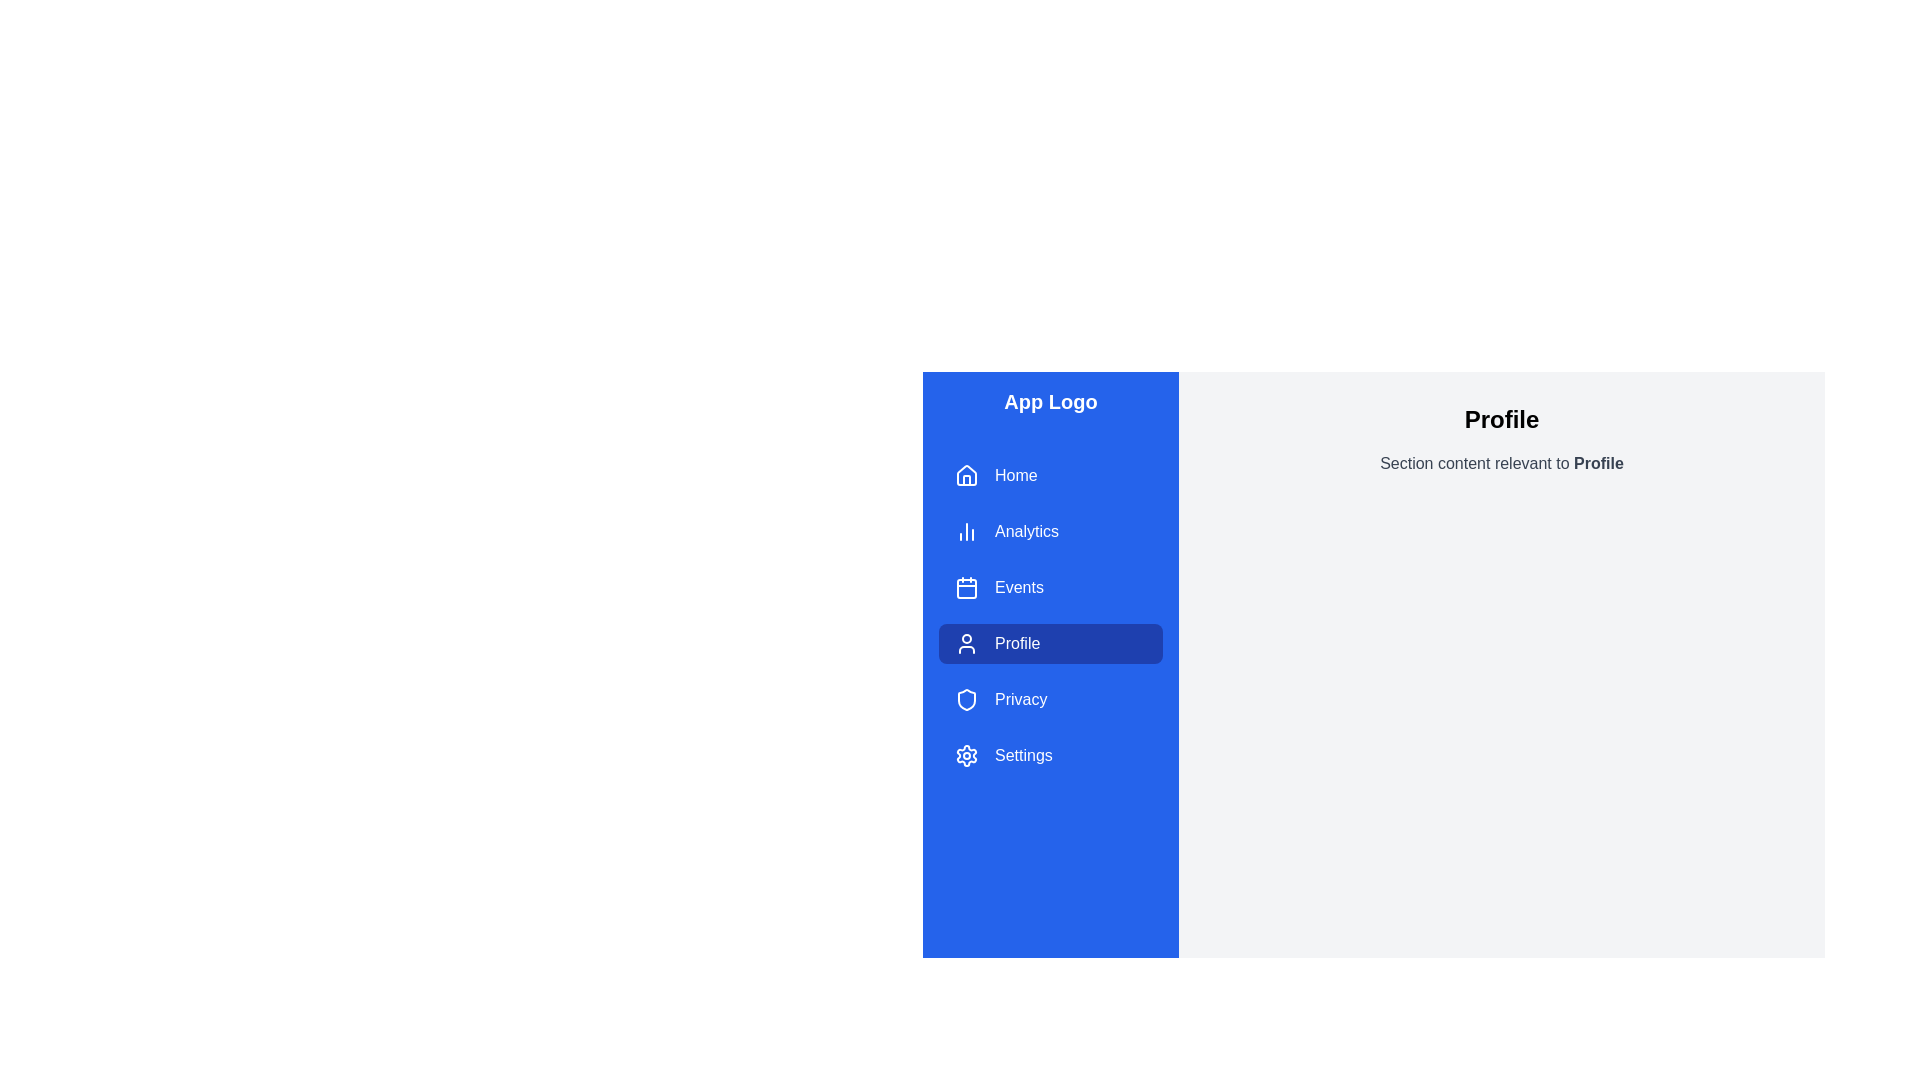  What do you see at coordinates (966, 644) in the screenshot?
I see `the user profile icon with a circular head and torso outline, located in the left-side menu as the fourth item labeled 'Profile'` at bounding box center [966, 644].